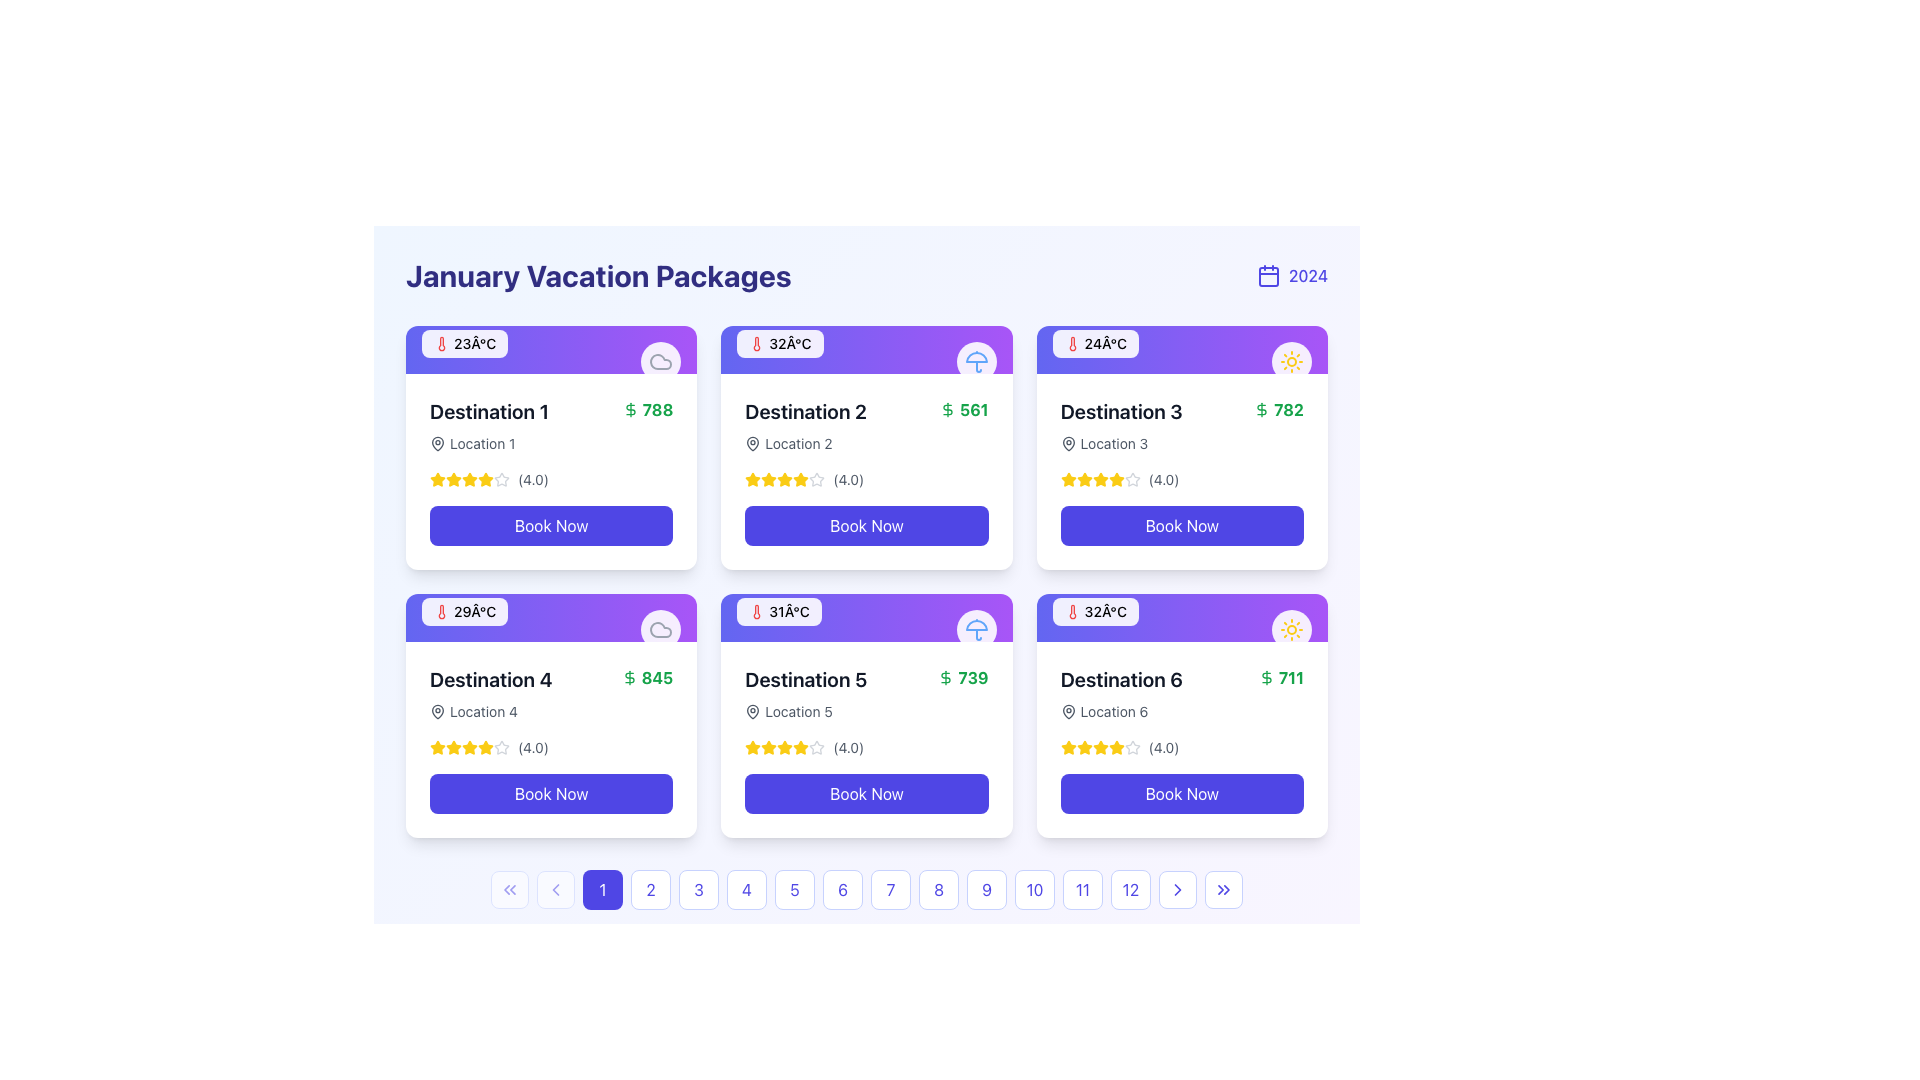  I want to click on the pagination button styled as a square with rounded corners, featuring a white background and a blue double-chevron leftward arrow icon, located at the far left of the pagination controls, so click(509, 889).